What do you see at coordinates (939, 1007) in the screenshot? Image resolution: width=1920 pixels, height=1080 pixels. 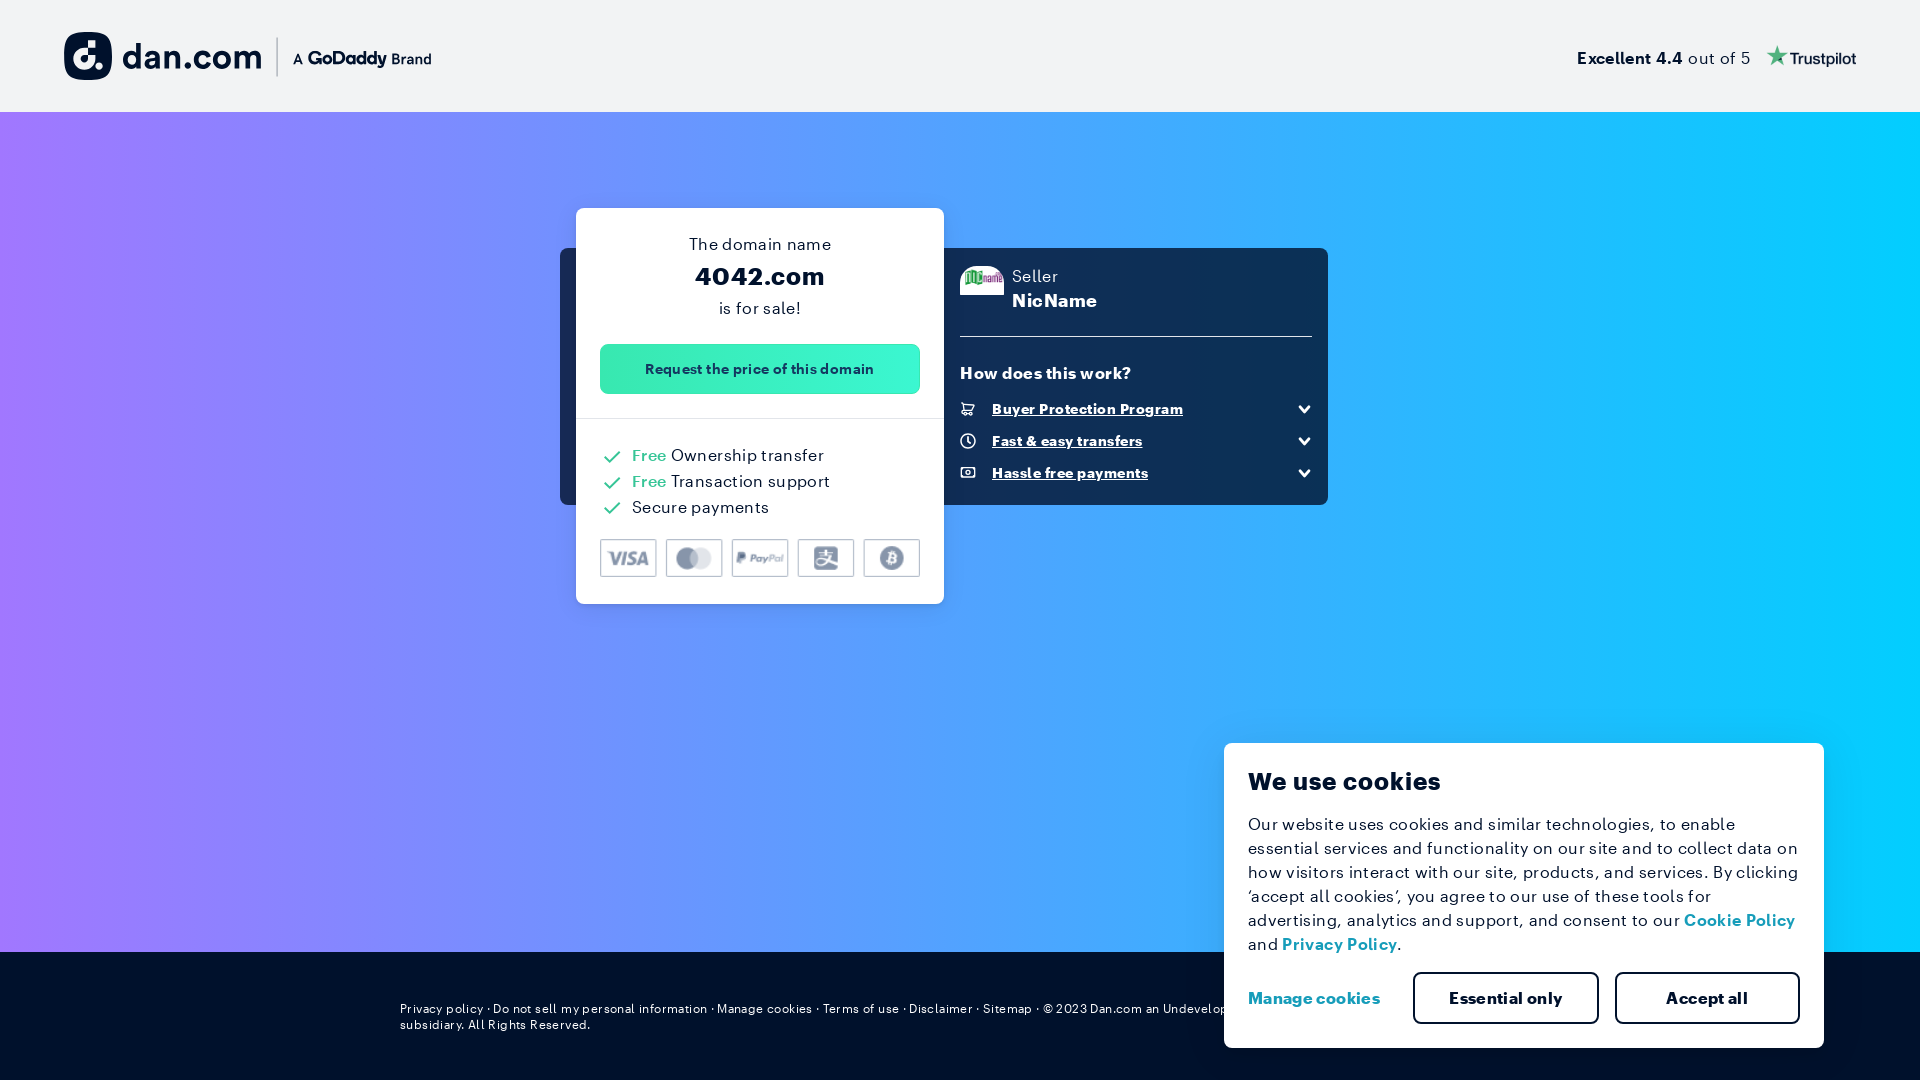 I see `'Disclaimer'` at bounding box center [939, 1007].